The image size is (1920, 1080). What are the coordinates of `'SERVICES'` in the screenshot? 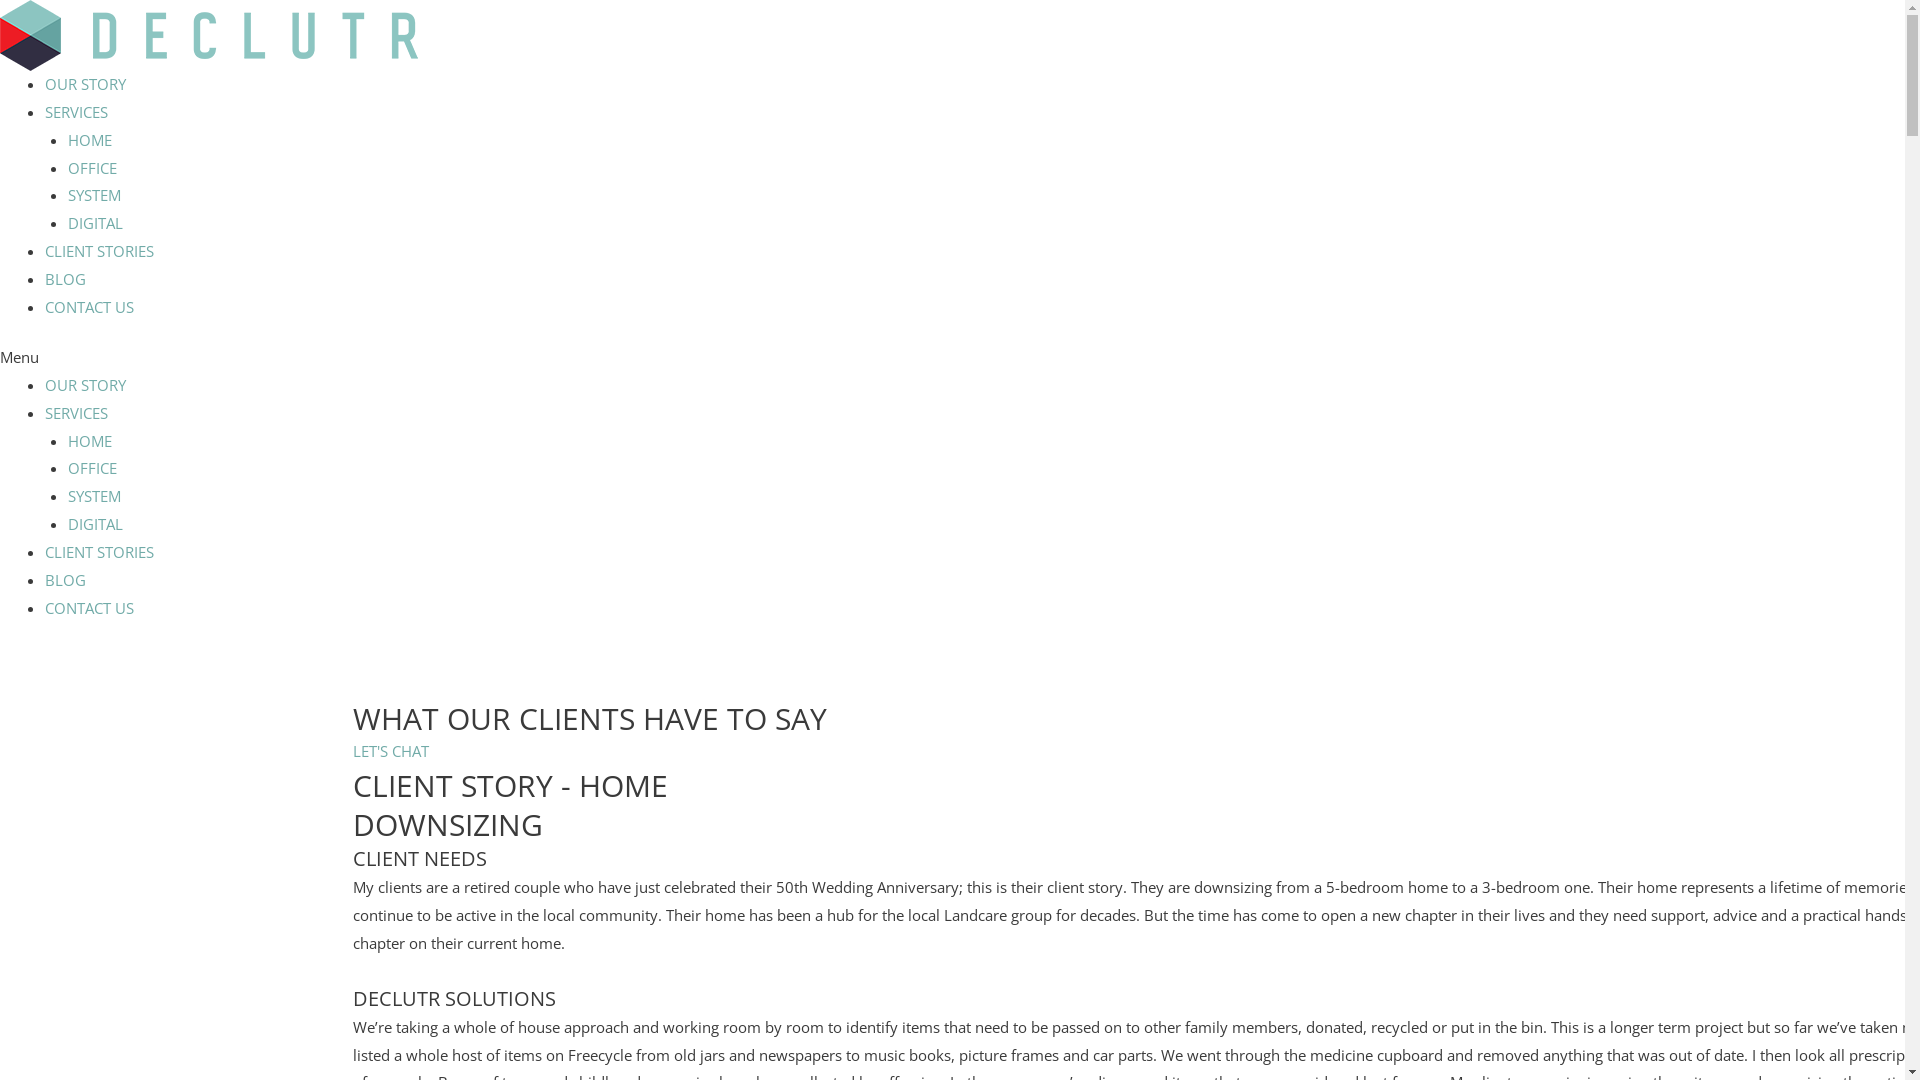 It's located at (76, 411).